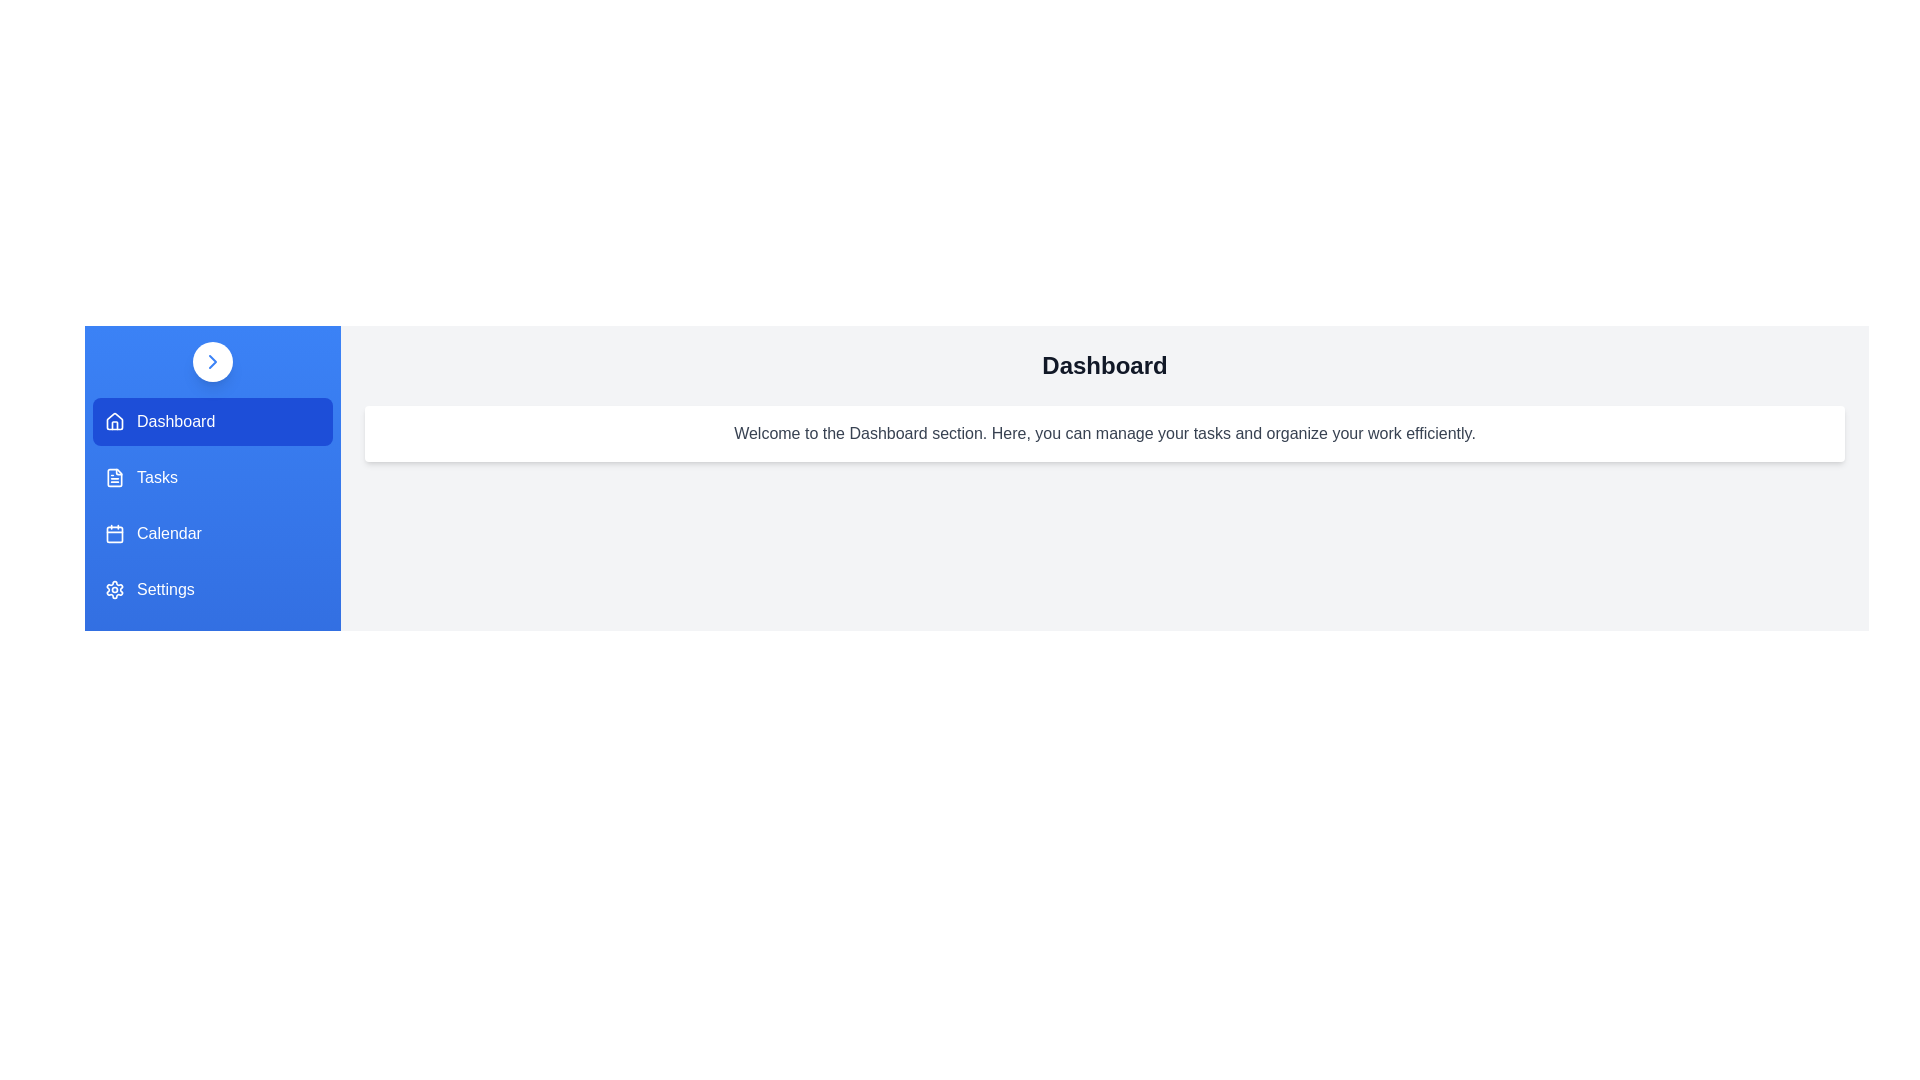 This screenshot has width=1920, height=1080. I want to click on the menu item labeled 'Settings' to observe the visual feedback, so click(212, 589).